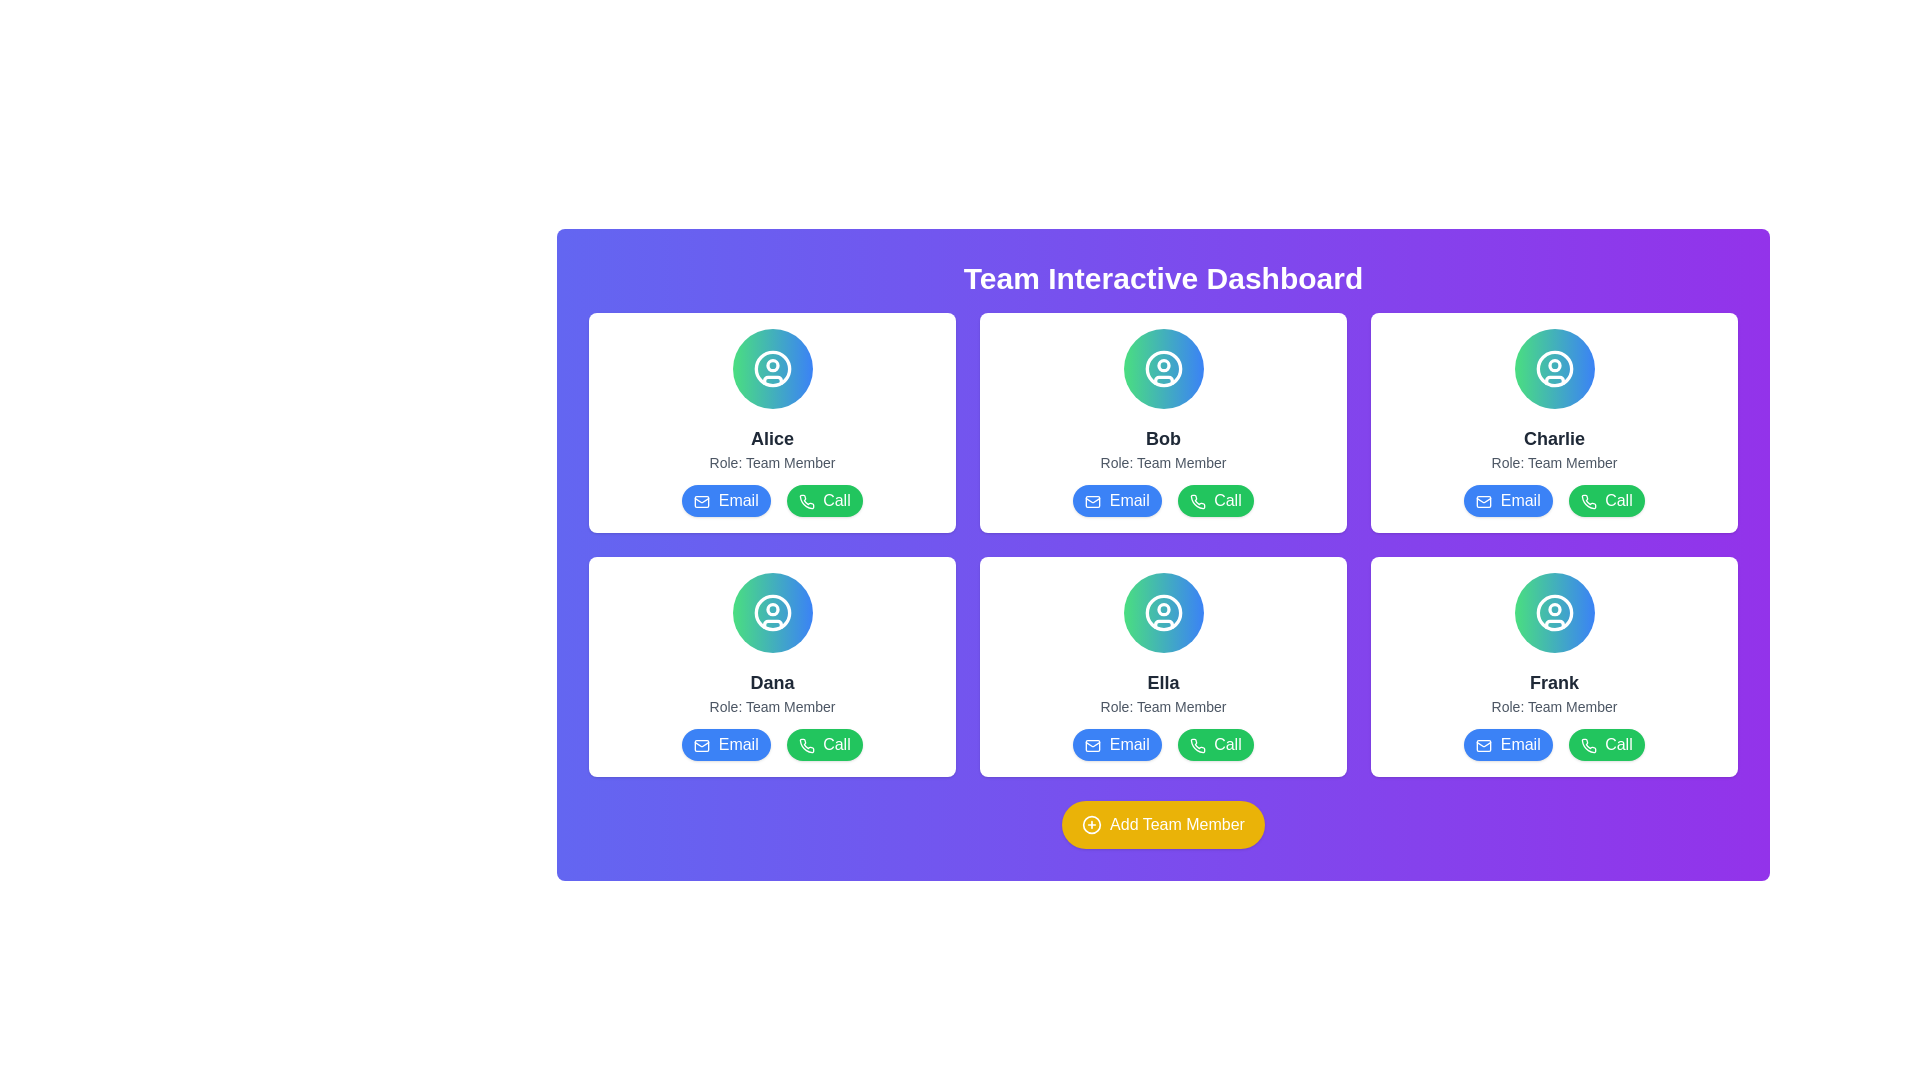 The width and height of the screenshot is (1920, 1080). I want to click on the vibrant green 'Call' button with rounded corners located, so click(1214, 500).